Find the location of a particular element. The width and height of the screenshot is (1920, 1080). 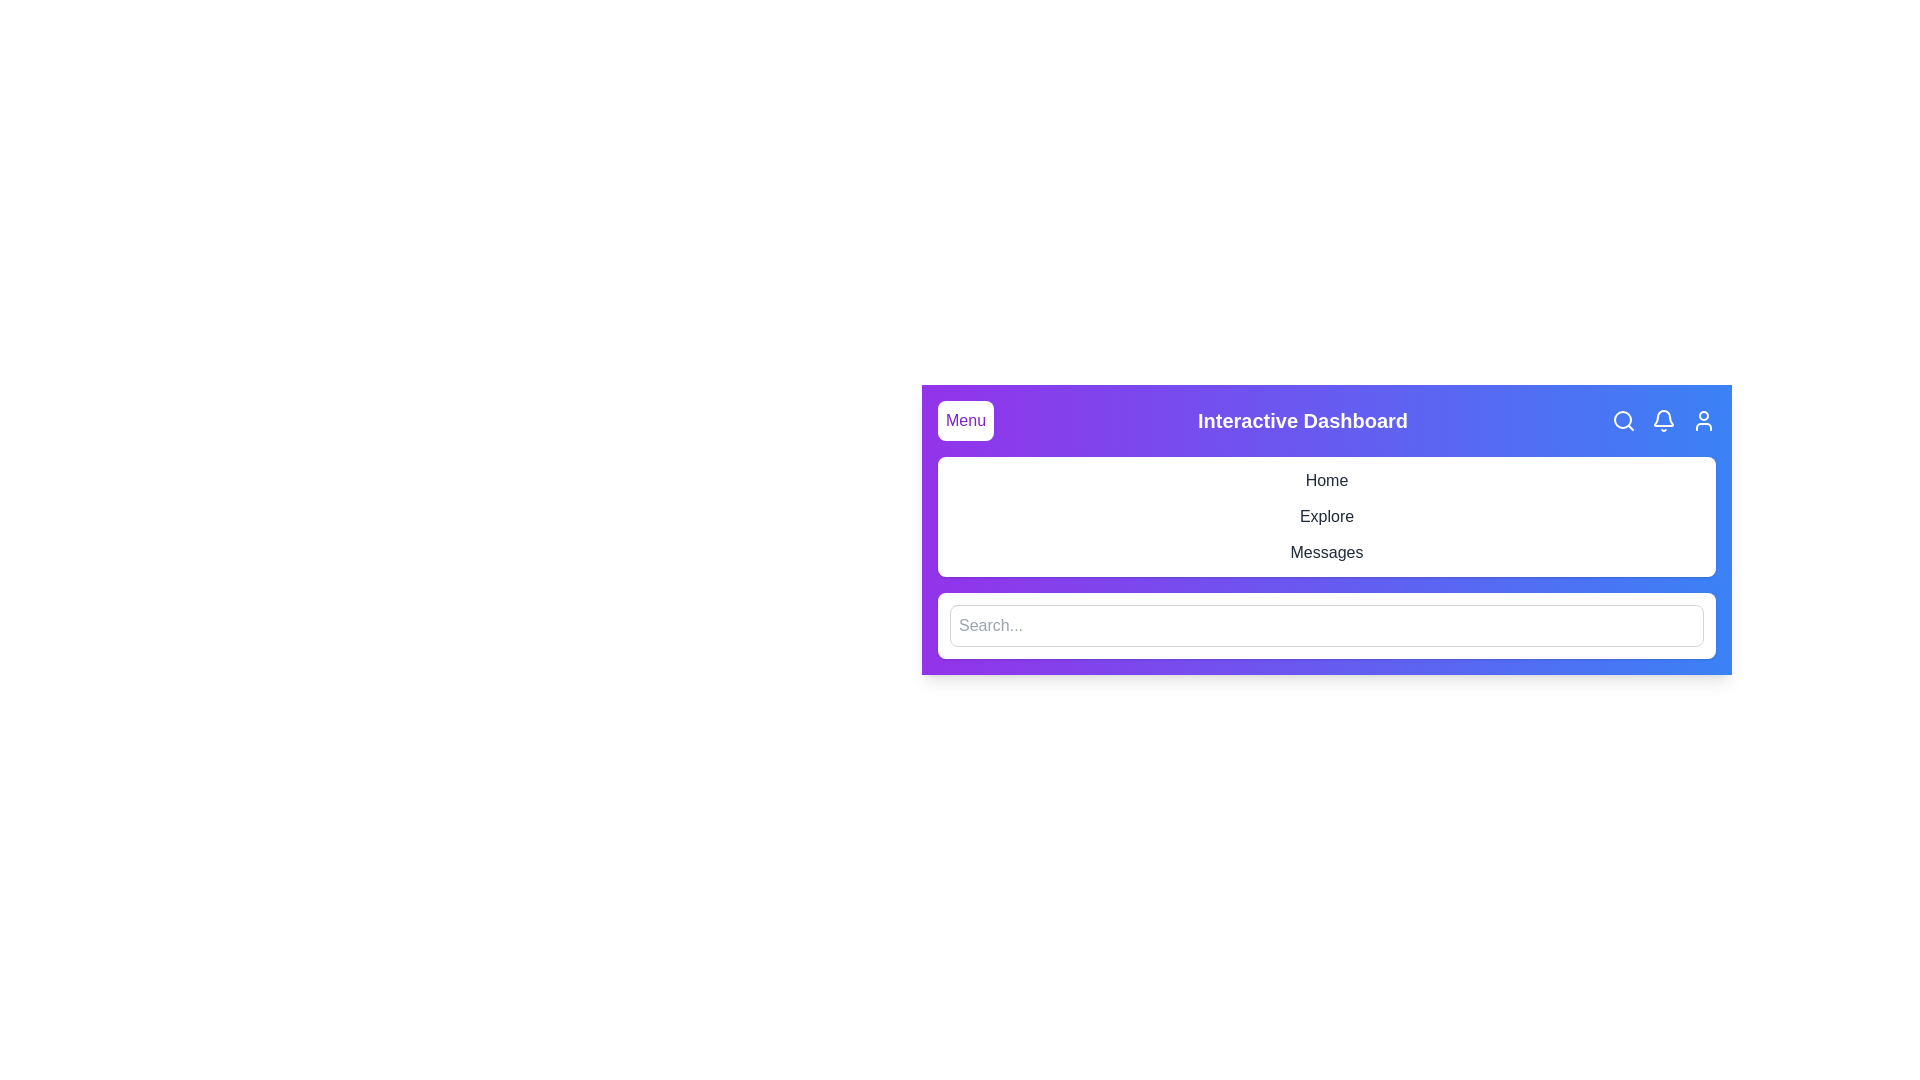

the Search icon to observe its hover effect is located at coordinates (1623, 419).